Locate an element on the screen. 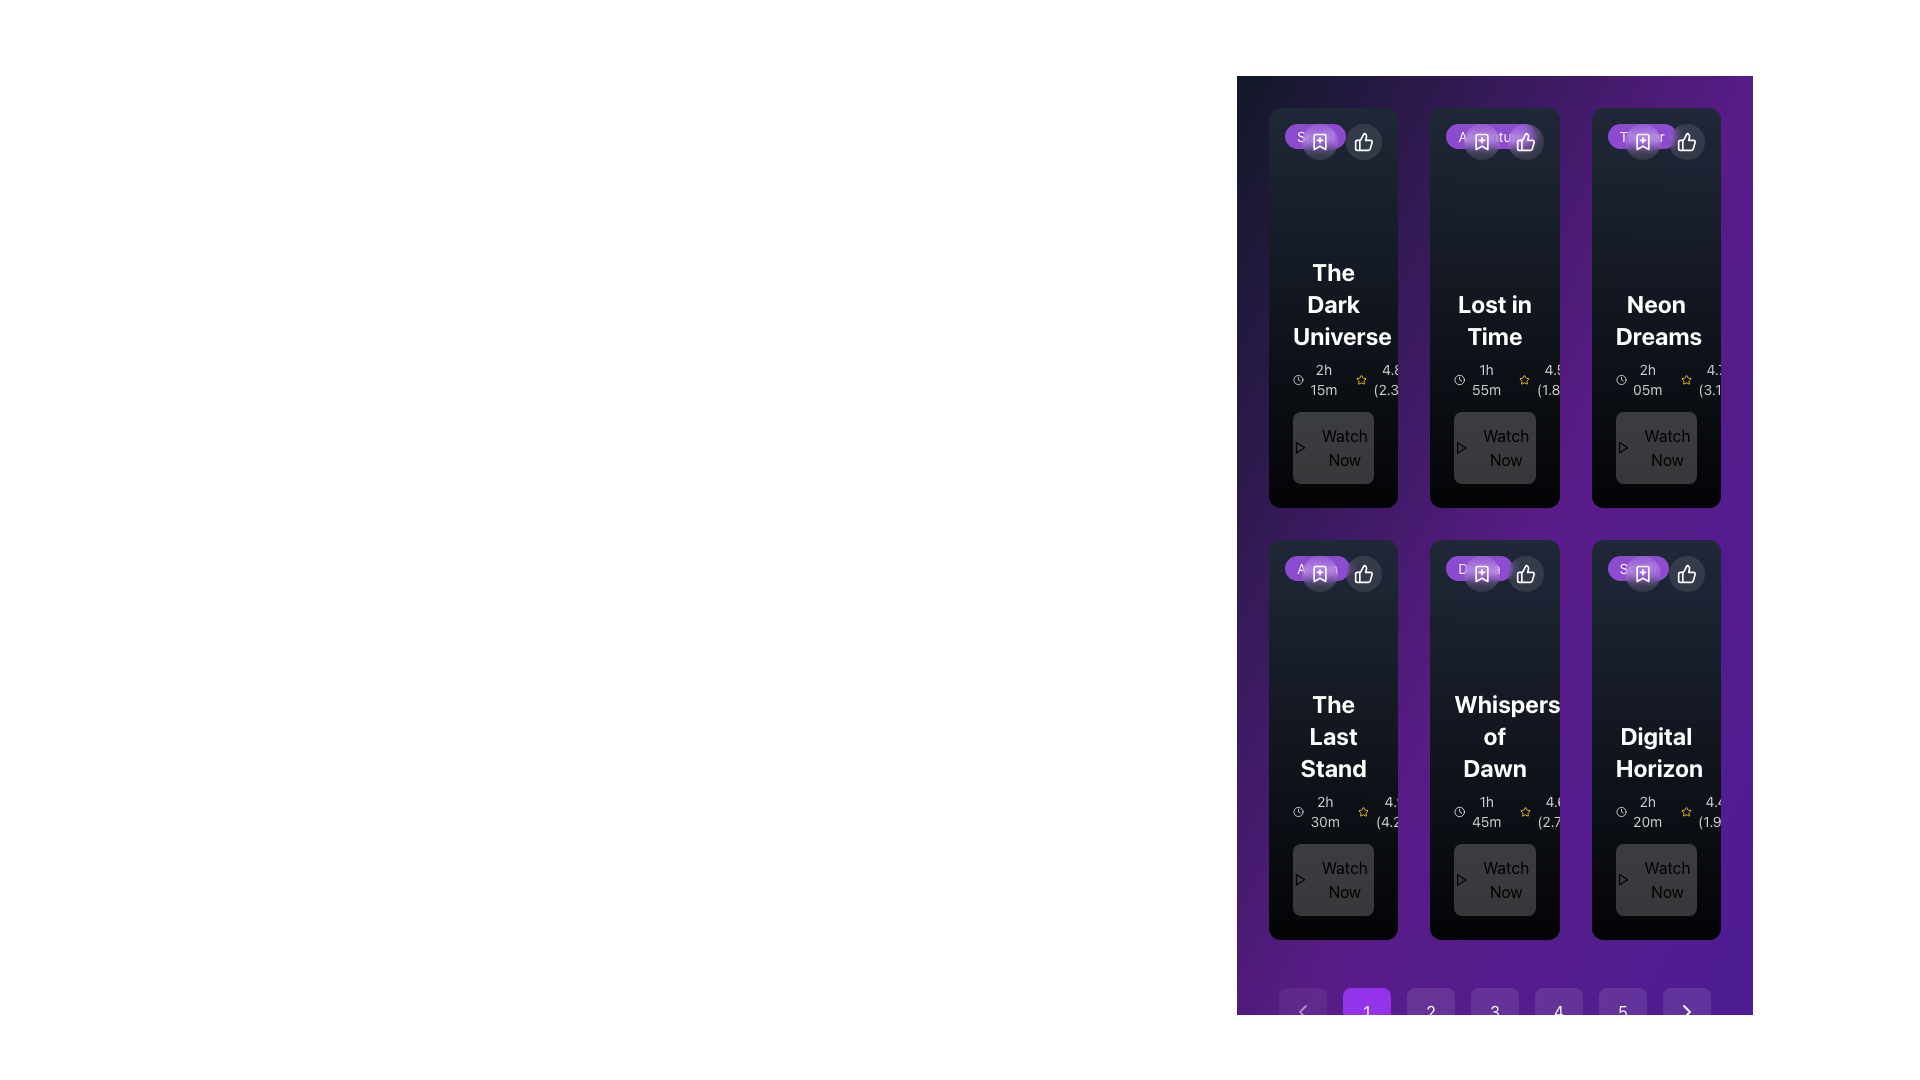  the circular button with a translucent background and a white bookmark icon located in the upper-right corner of the first card in the grid to bookmark is located at coordinates (1320, 141).